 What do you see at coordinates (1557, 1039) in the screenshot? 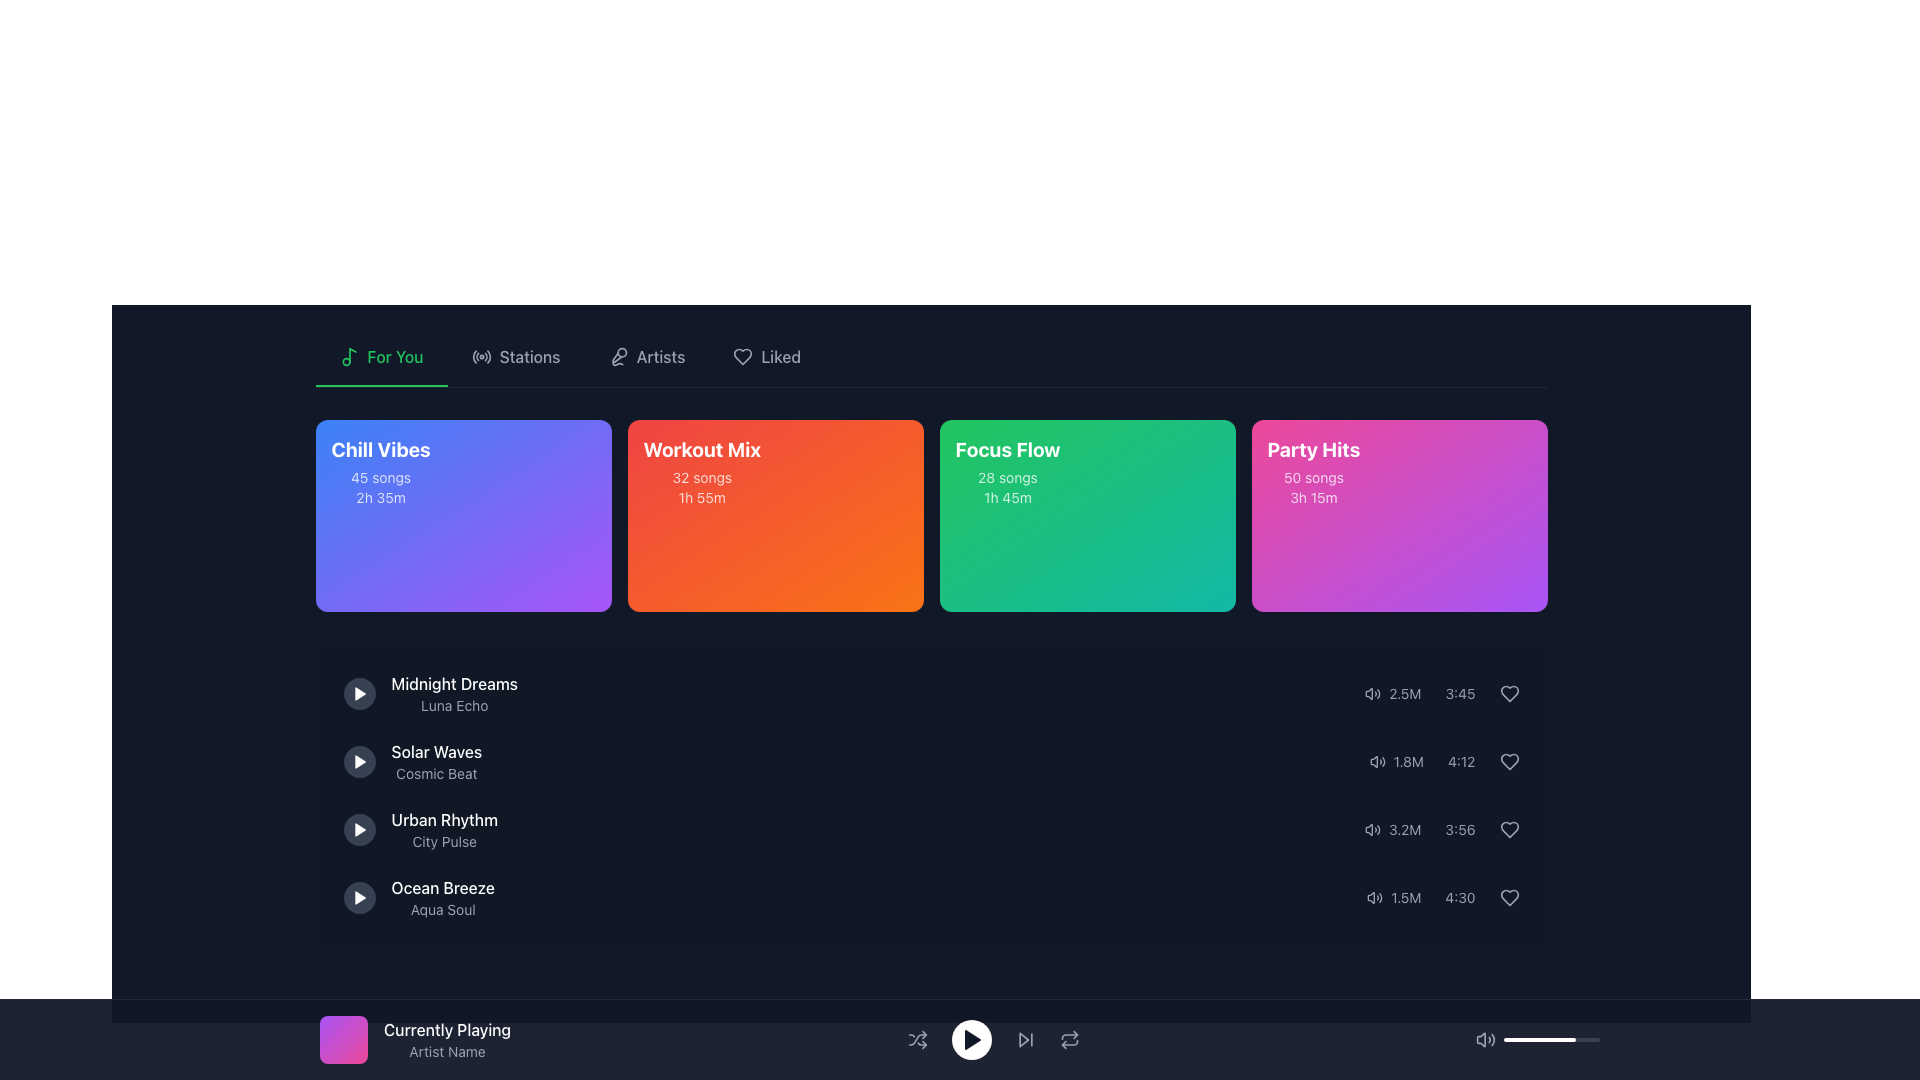
I see `slider value` at bounding box center [1557, 1039].